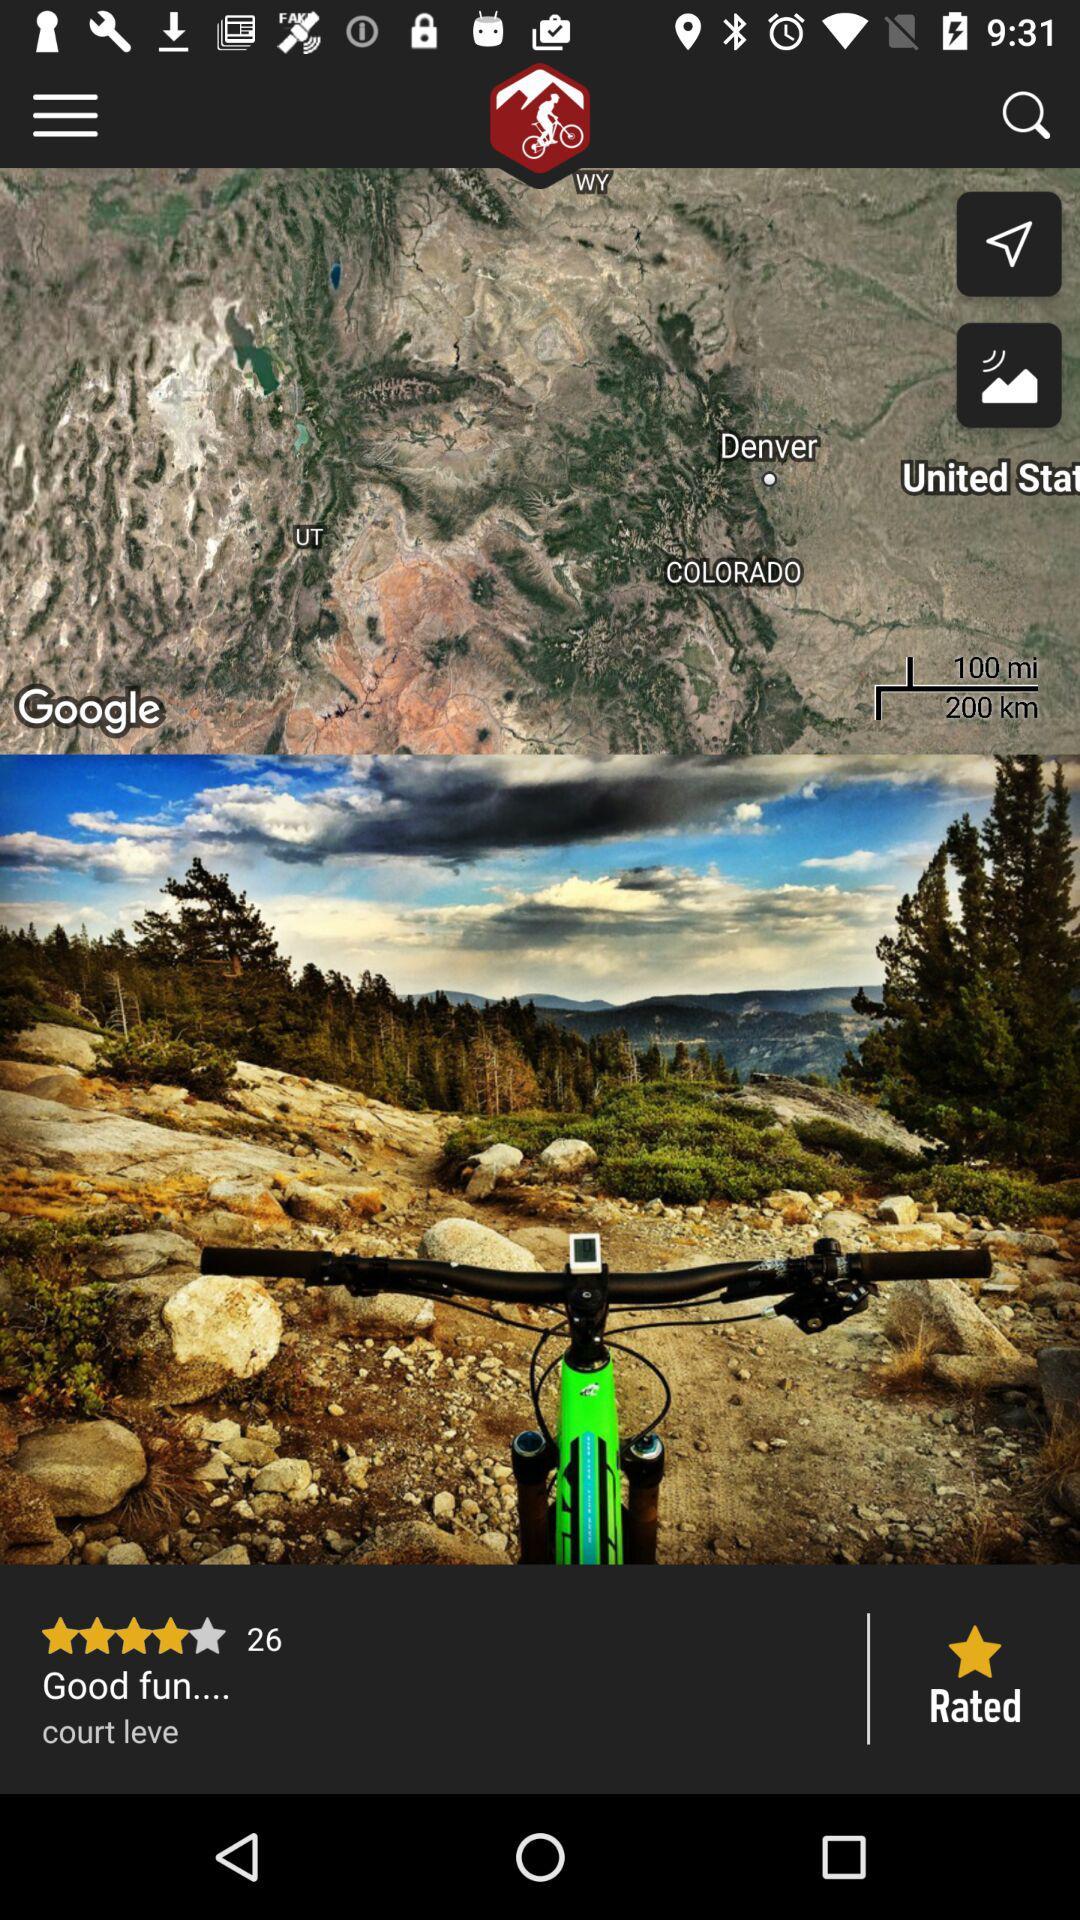 The height and width of the screenshot is (1920, 1080). Describe the element at coordinates (434, 1683) in the screenshot. I see `the good fun.... item` at that location.